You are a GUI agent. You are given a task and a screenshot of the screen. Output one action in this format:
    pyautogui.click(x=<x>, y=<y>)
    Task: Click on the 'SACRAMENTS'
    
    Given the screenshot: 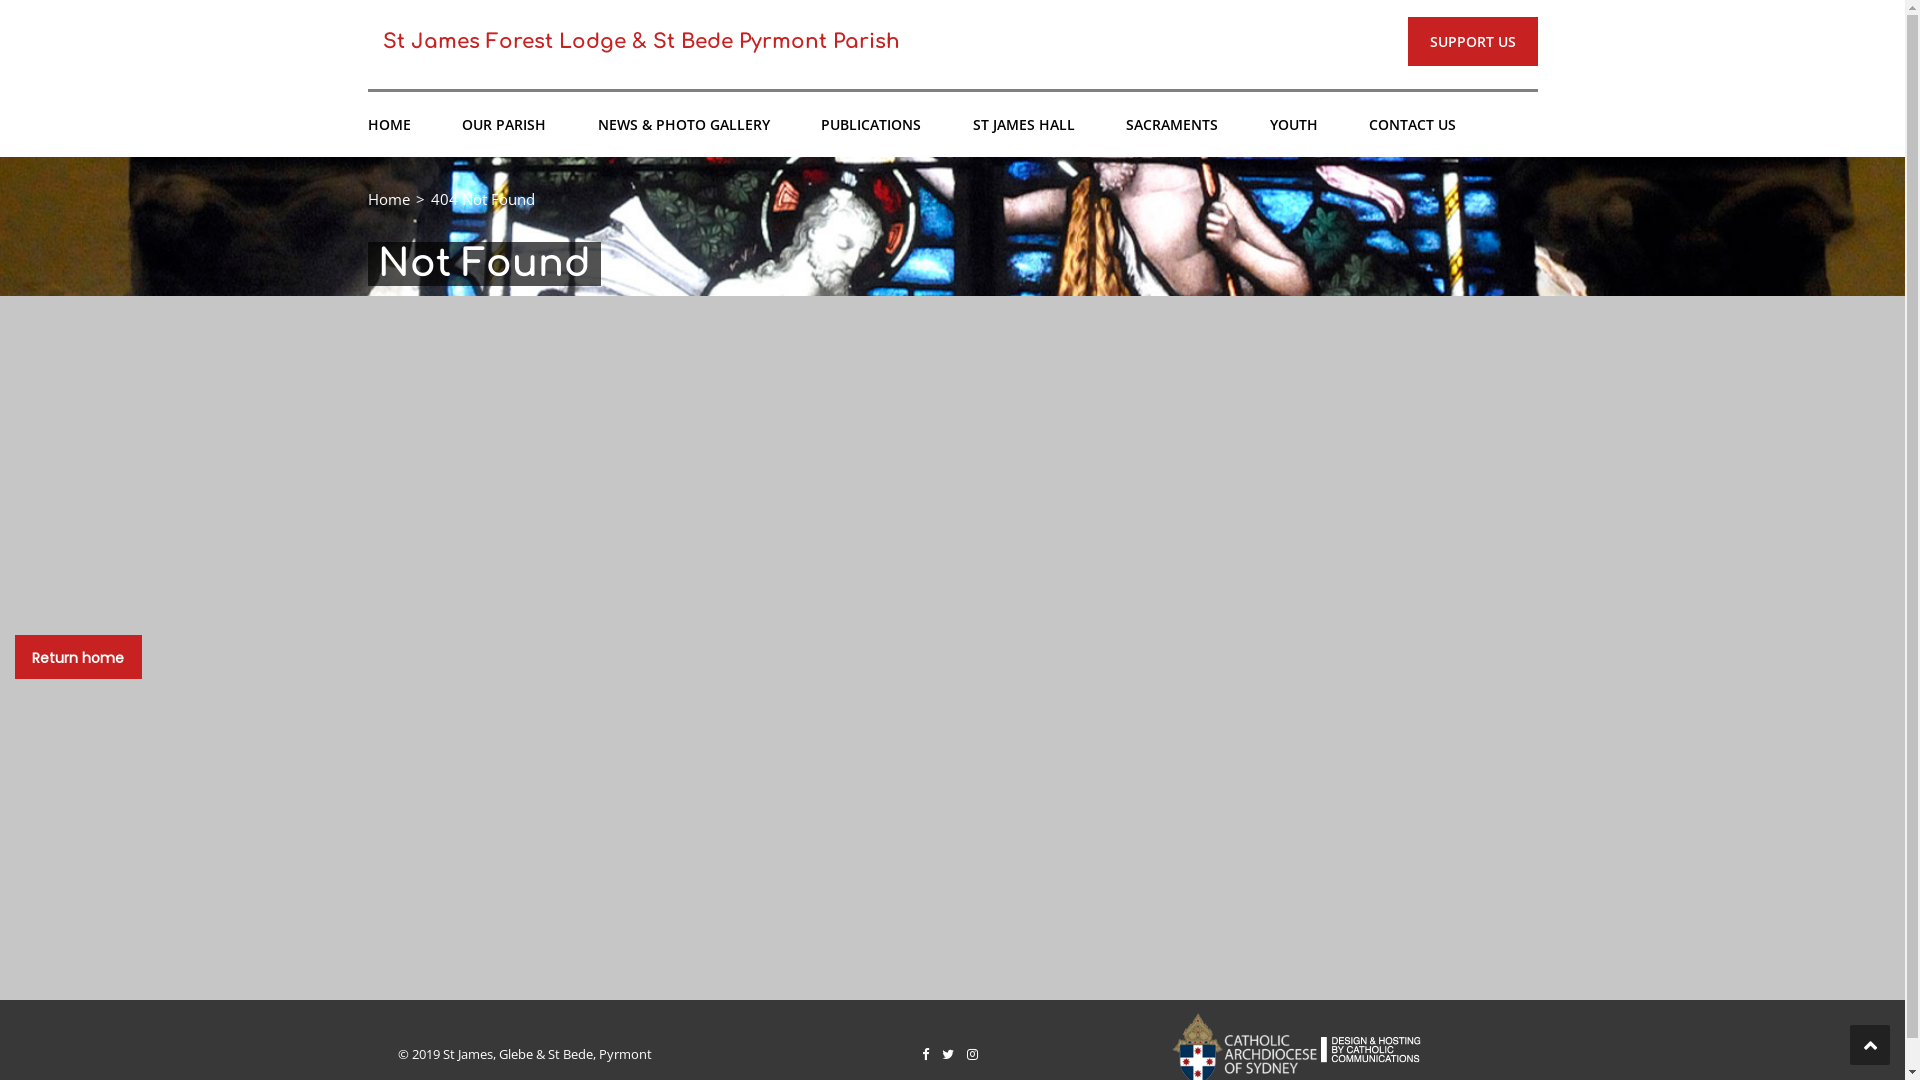 What is the action you would take?
    pyautogui.click(x=1171, y=124)
    